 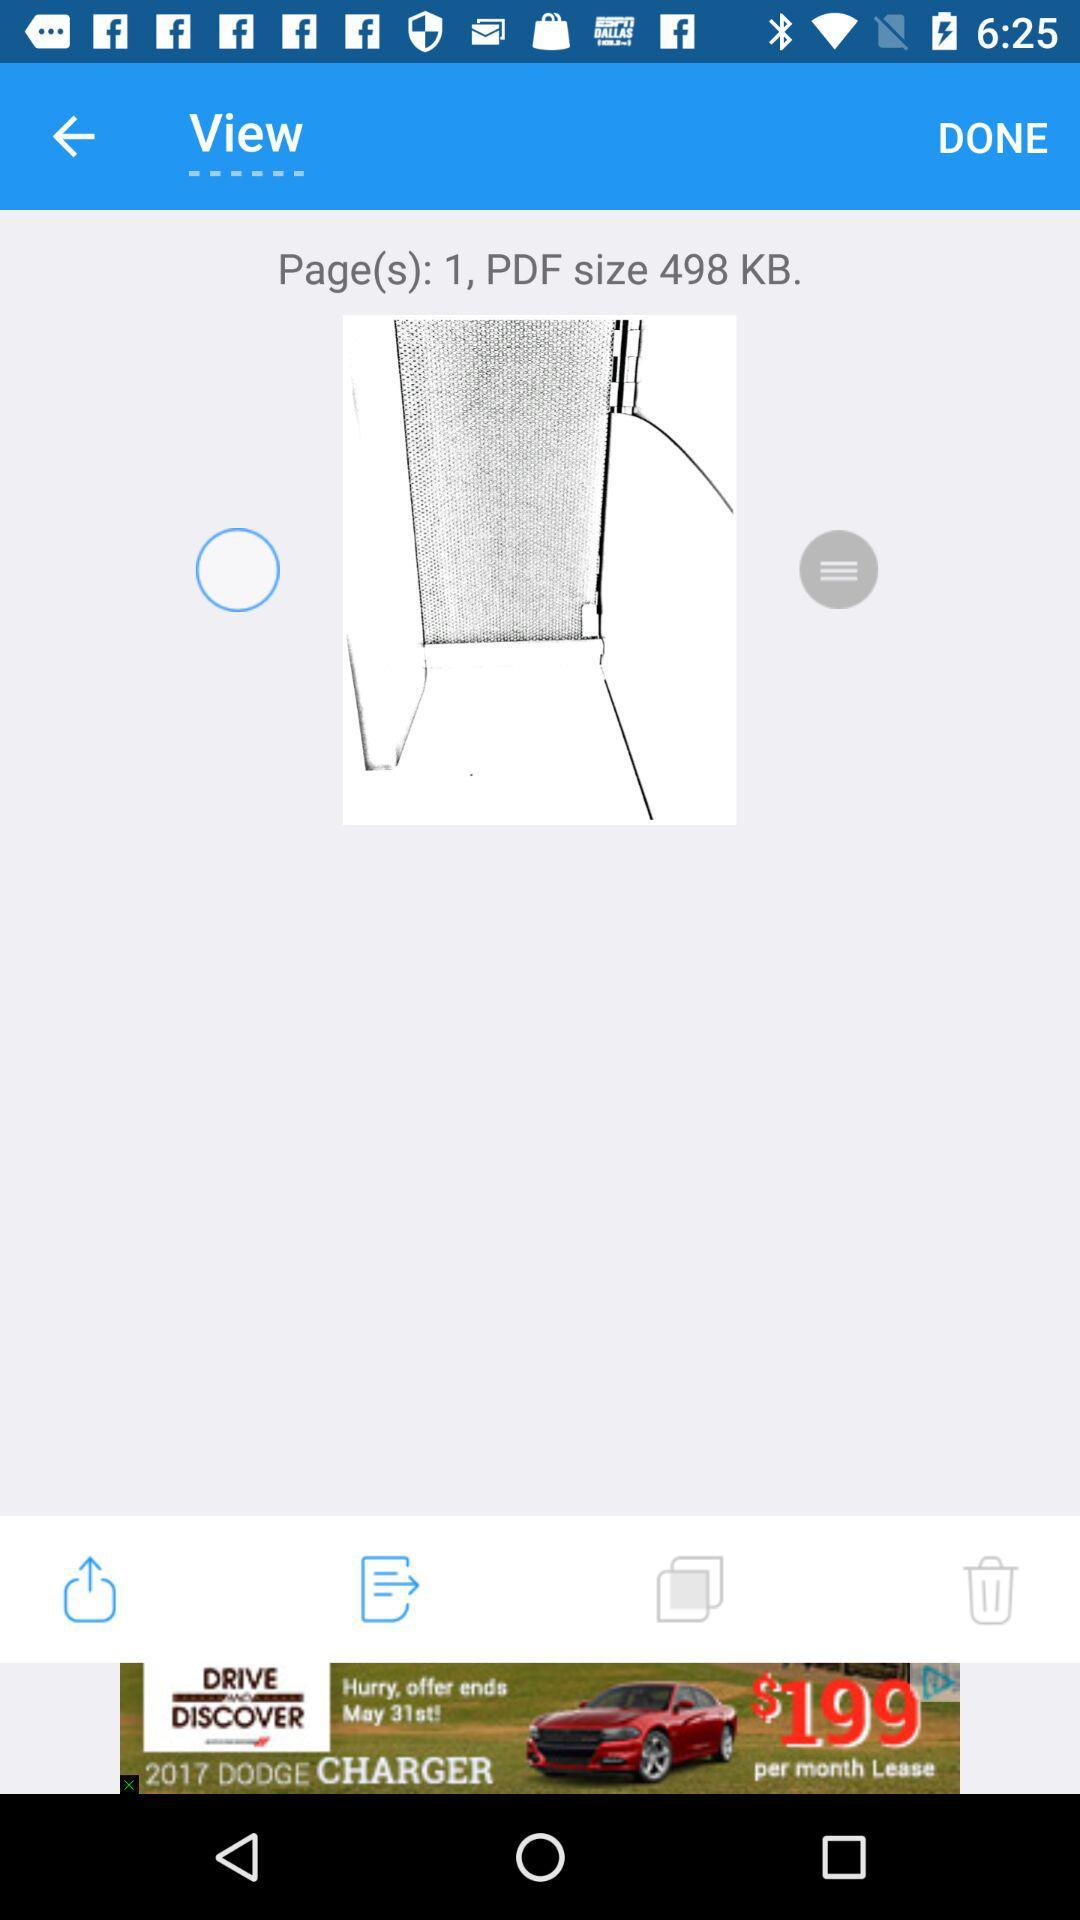 I want to click on the item next to the view, so click(x=992, y=135).